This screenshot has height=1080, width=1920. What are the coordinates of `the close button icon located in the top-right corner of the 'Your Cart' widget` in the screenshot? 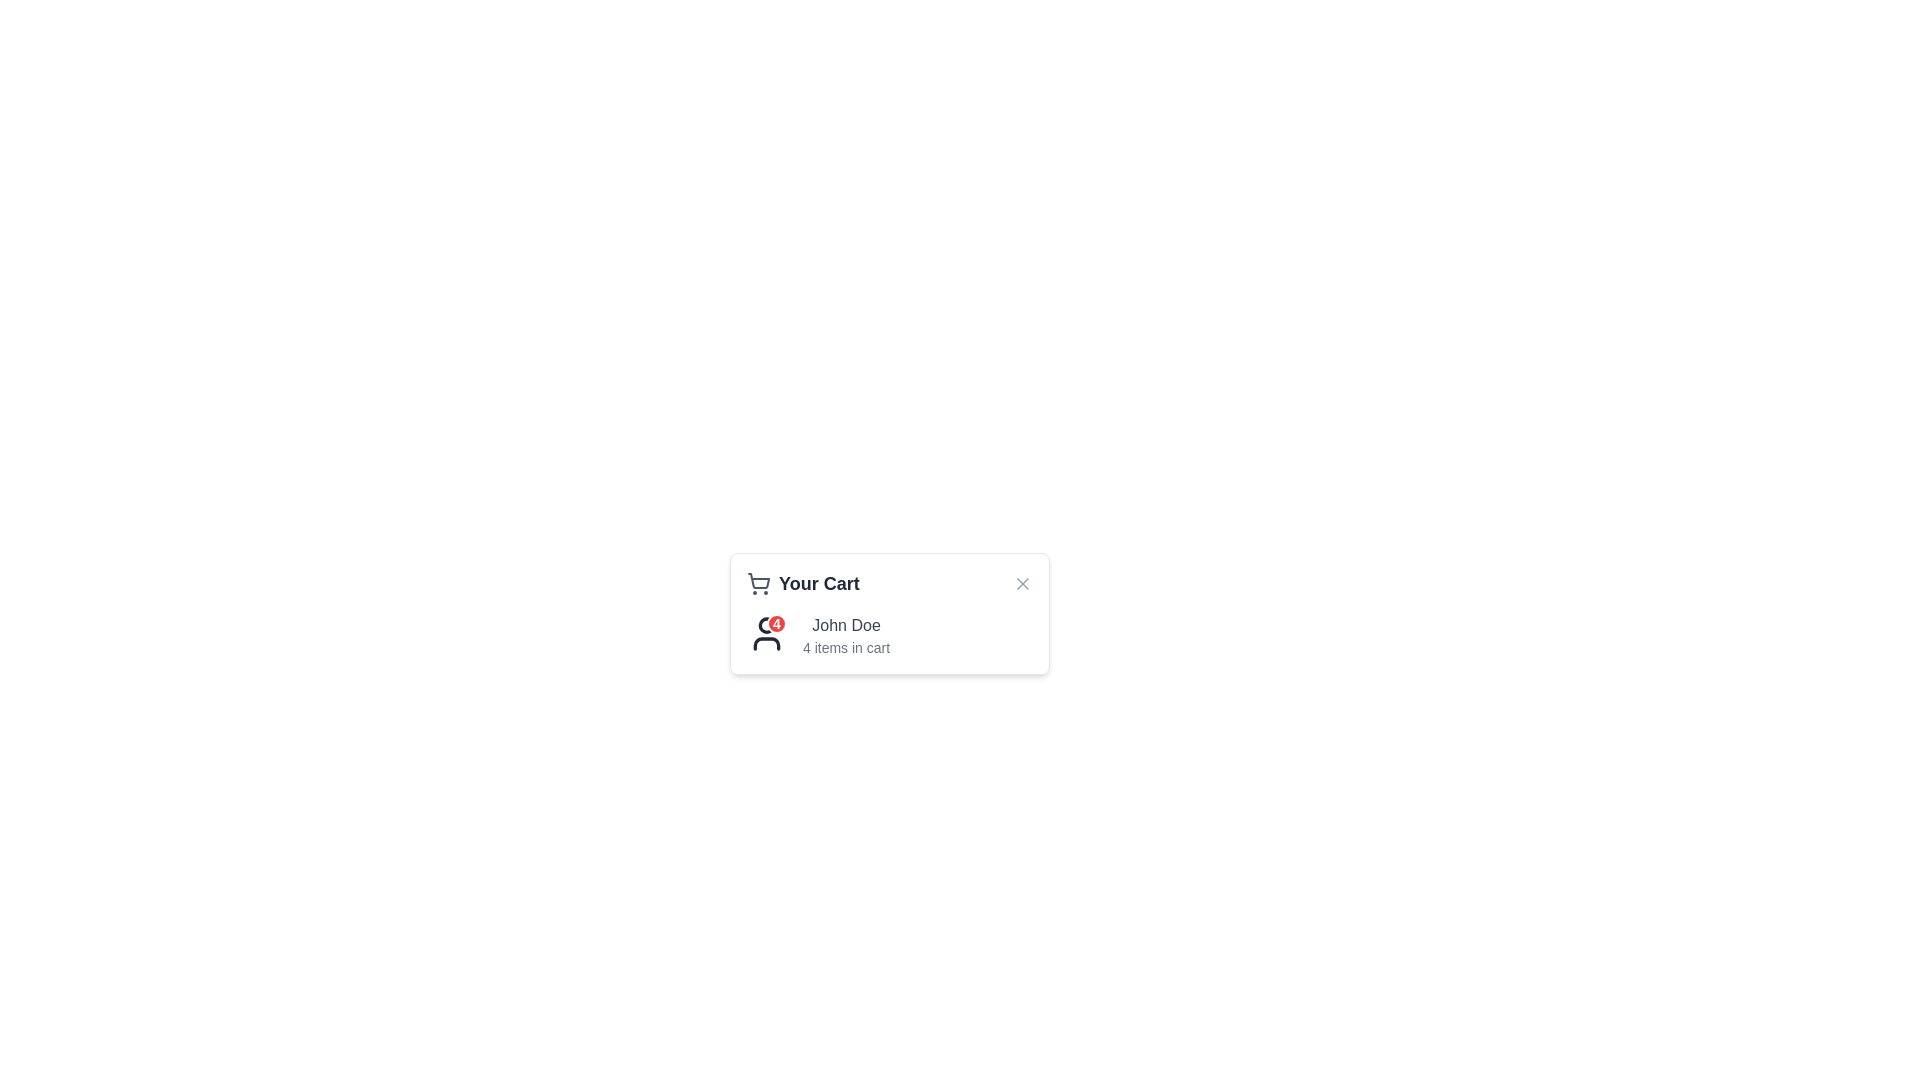 It's located at (1022, 583).